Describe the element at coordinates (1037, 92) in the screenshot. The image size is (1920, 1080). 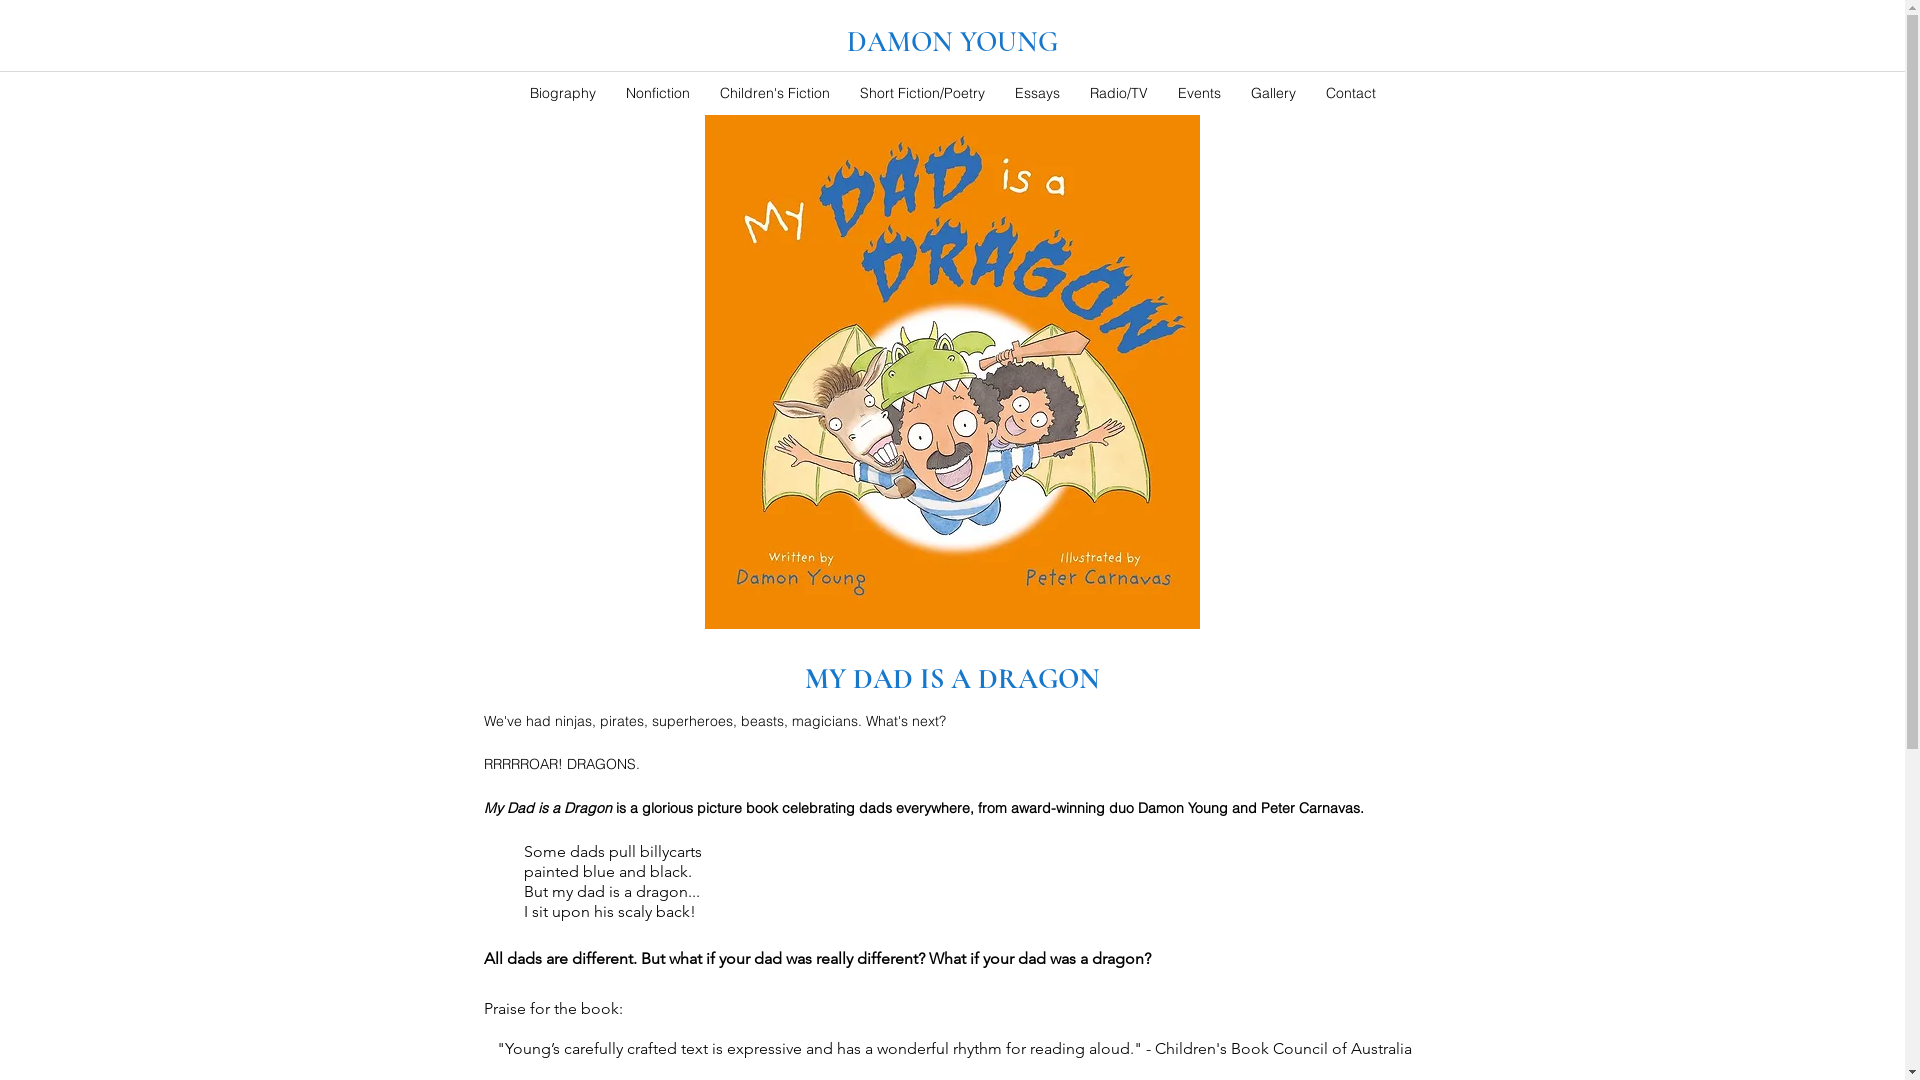
I see `'Essays'` at that location.